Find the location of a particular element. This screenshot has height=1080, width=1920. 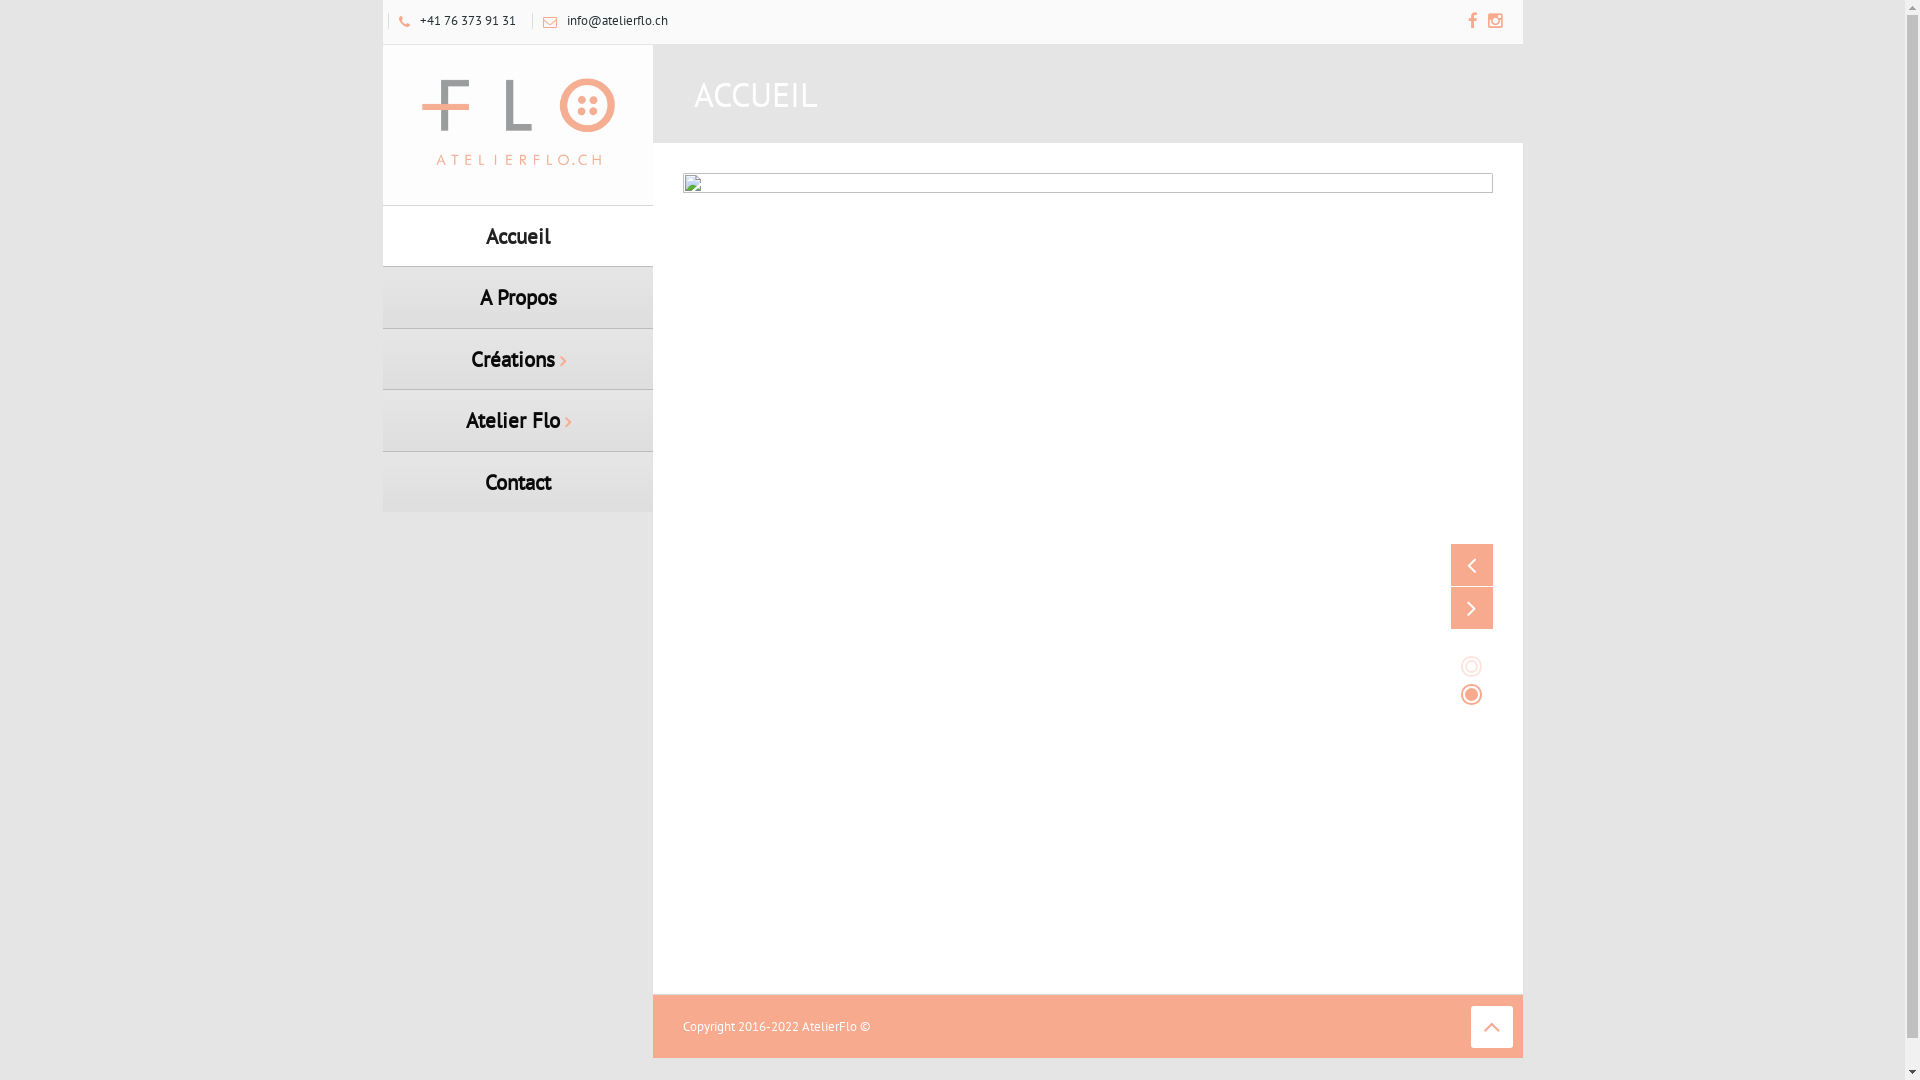

'Atelier Flo' is located at coordinates (412, 123).